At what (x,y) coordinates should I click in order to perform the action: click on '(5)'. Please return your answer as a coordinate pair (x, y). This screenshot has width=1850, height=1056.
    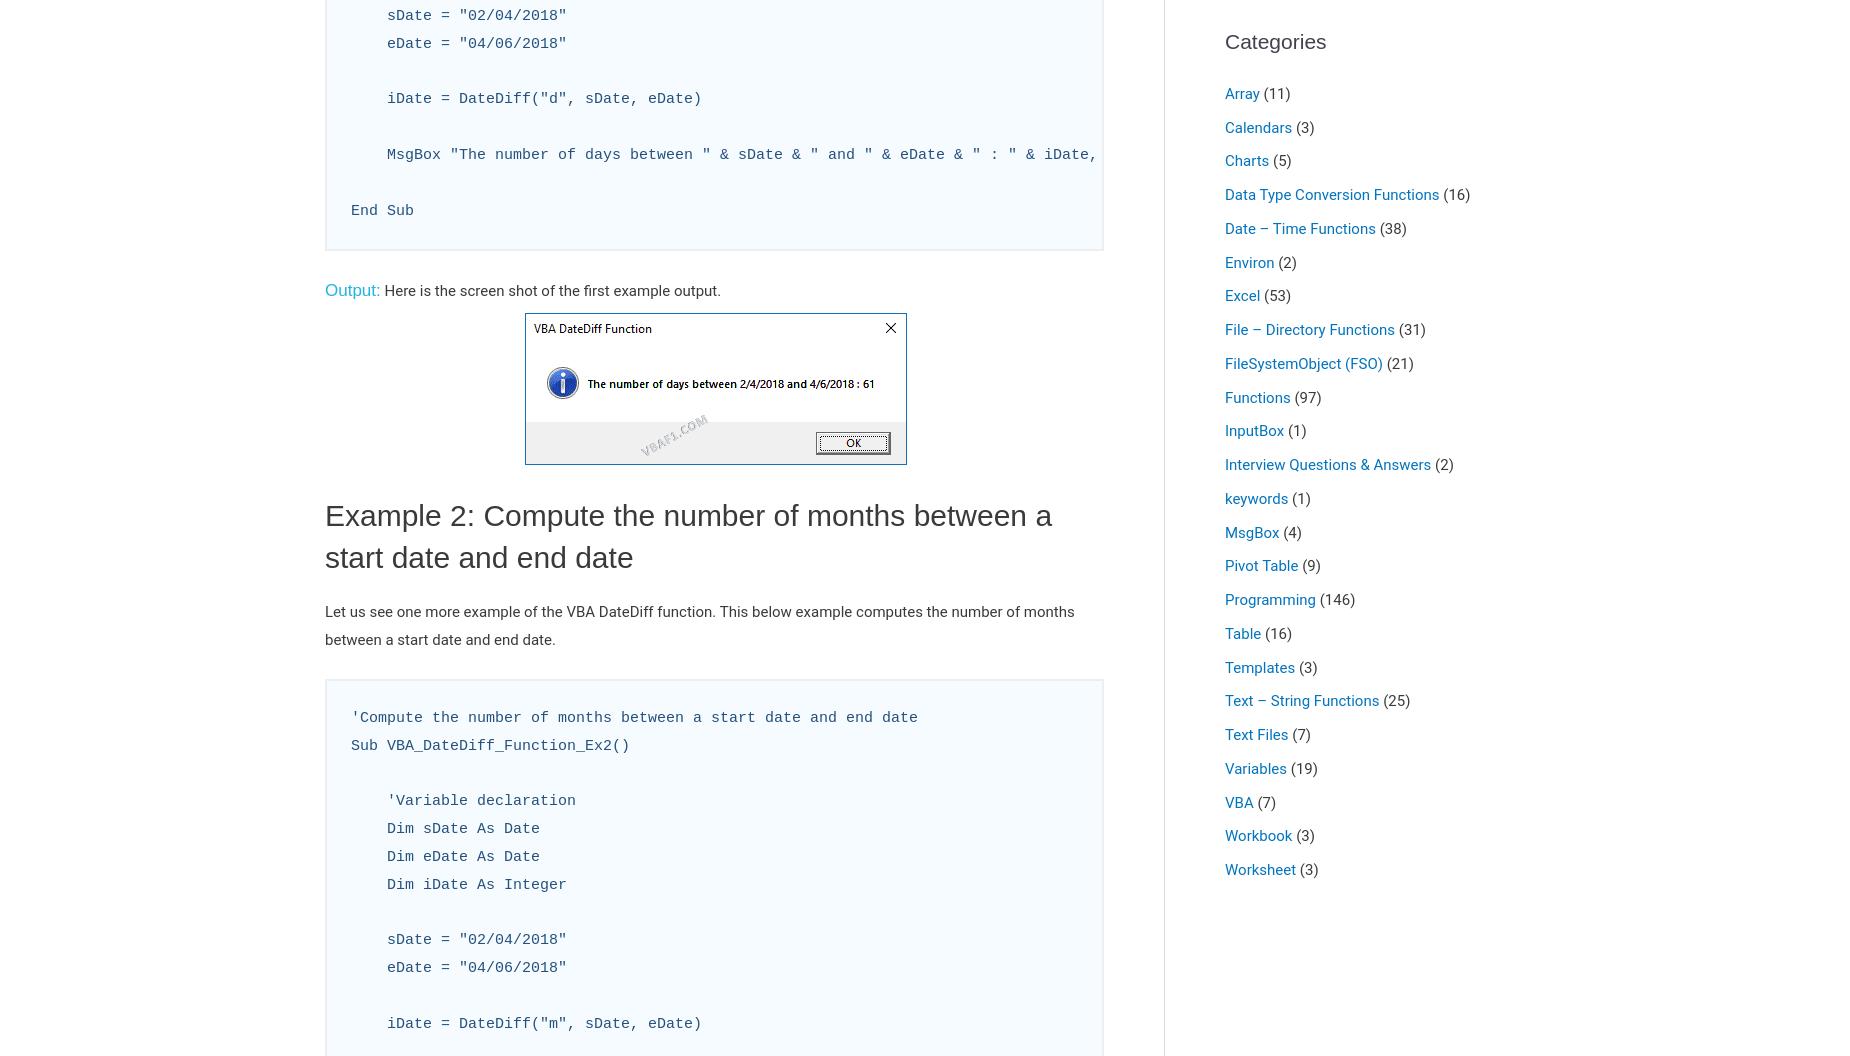
    Looking at the image, I should click on (1267, 161).